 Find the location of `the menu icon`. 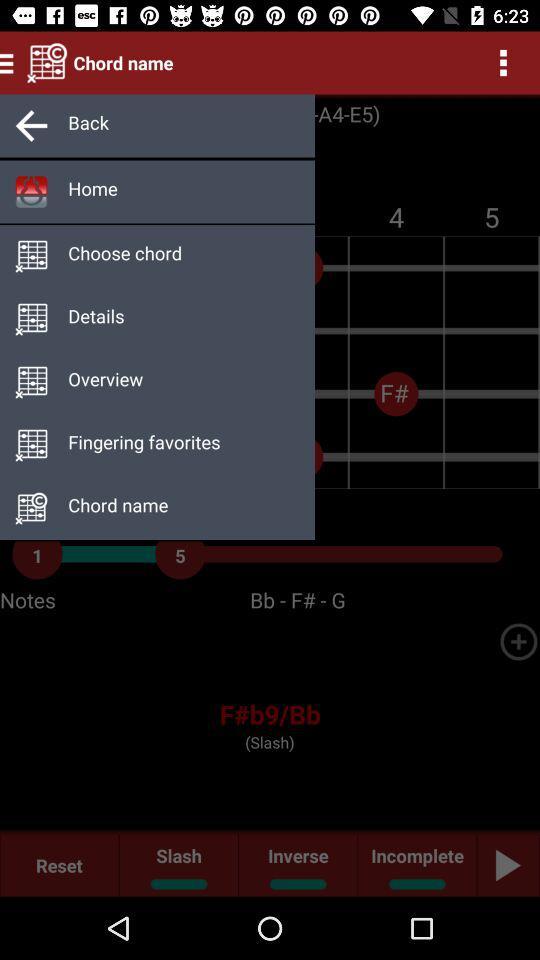

the menu icon is located at coordinates (9, 62).